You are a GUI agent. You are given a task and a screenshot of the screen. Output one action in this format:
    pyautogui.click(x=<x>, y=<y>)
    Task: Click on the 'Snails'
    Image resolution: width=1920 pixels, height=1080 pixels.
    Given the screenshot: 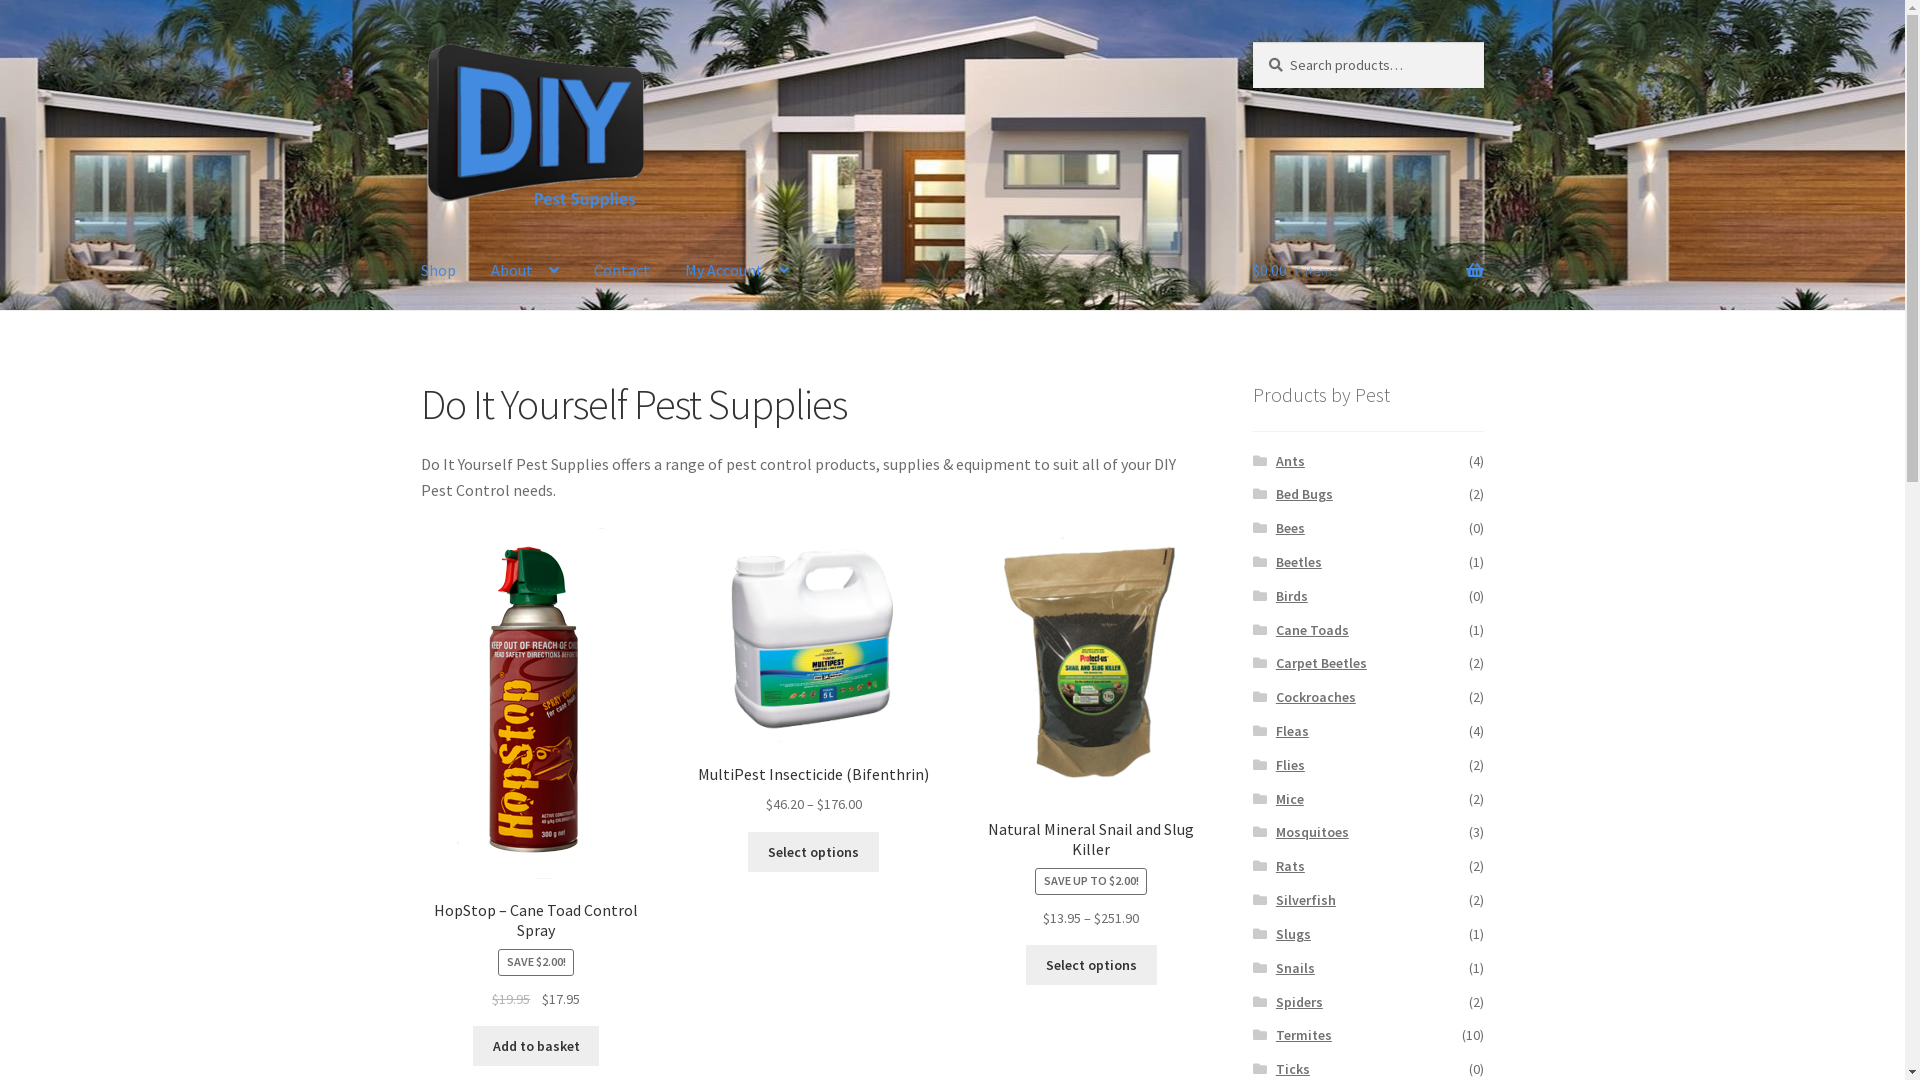 What is the action you would take?
    pyautogui.click(x=1295, y=967)
    